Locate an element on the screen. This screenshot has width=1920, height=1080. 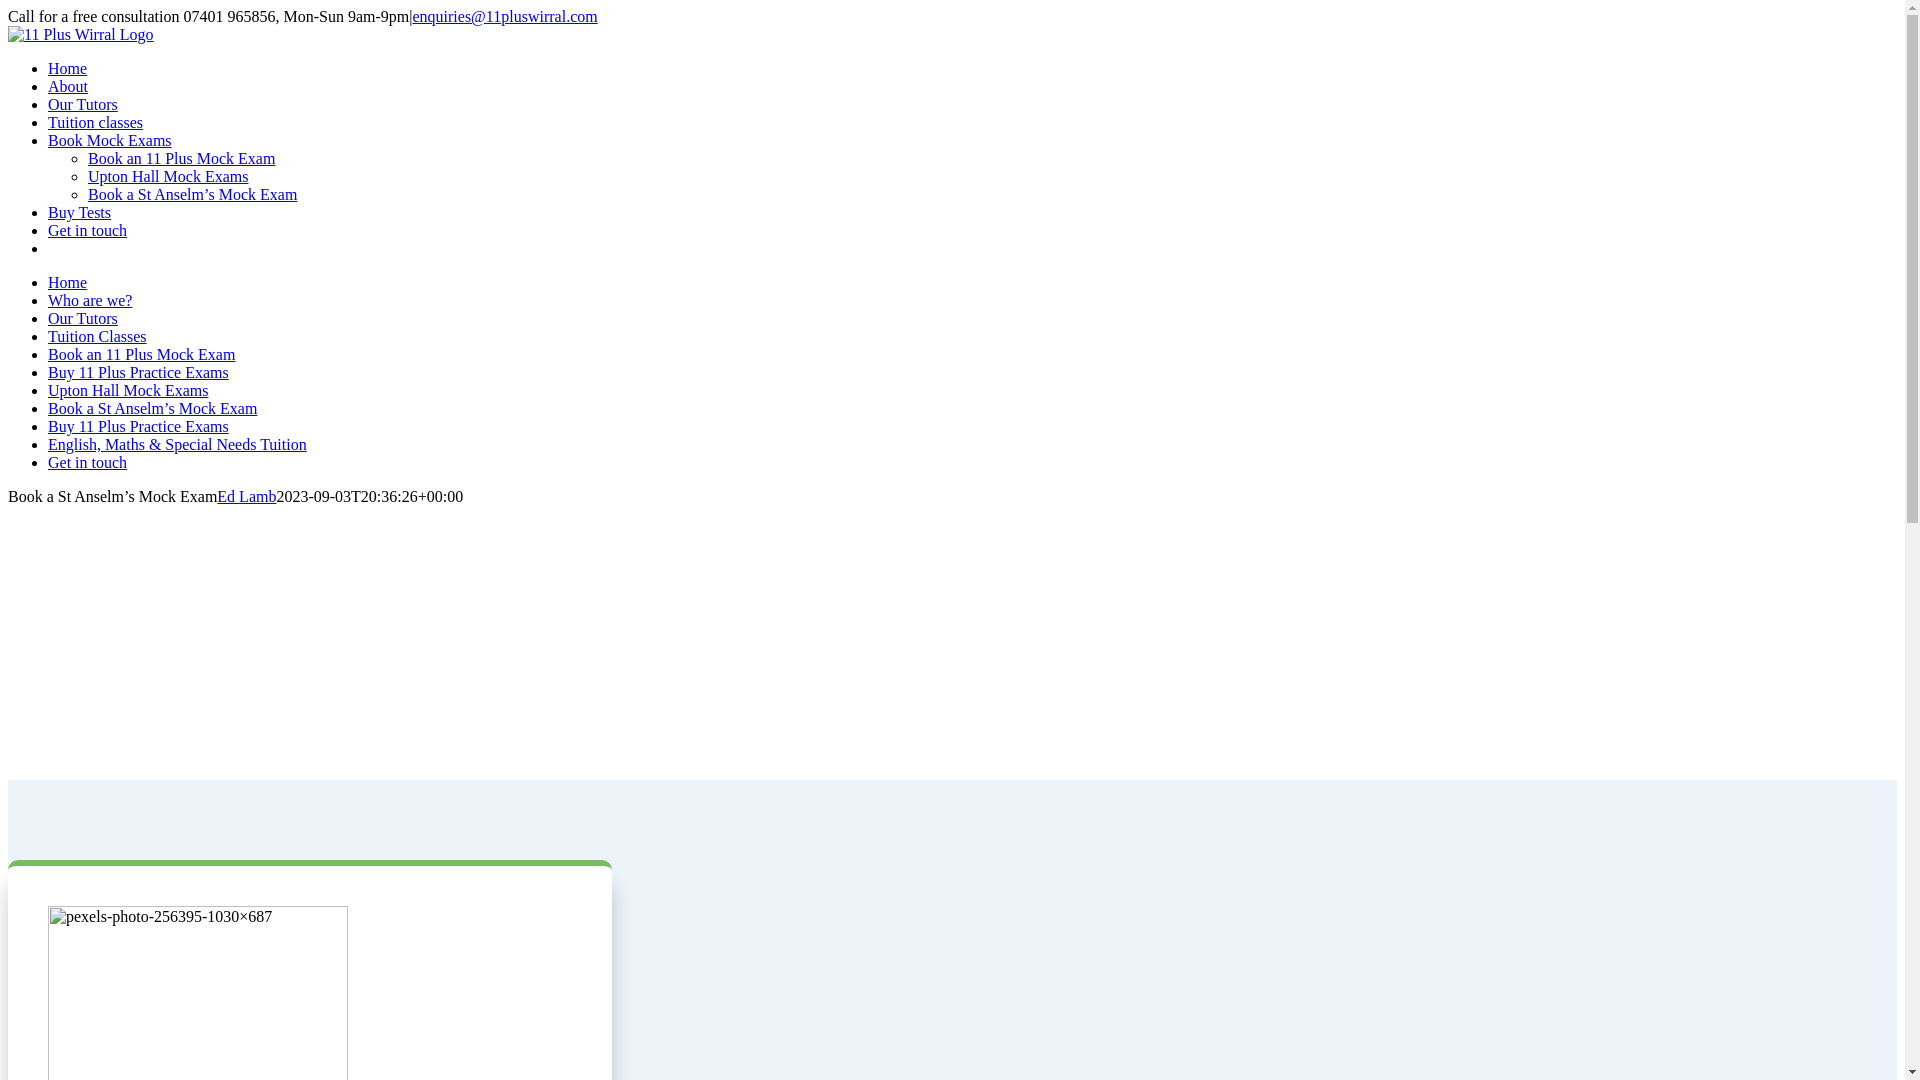
'Upton Hall Mock Exams' is located at coordinates (168, 175).